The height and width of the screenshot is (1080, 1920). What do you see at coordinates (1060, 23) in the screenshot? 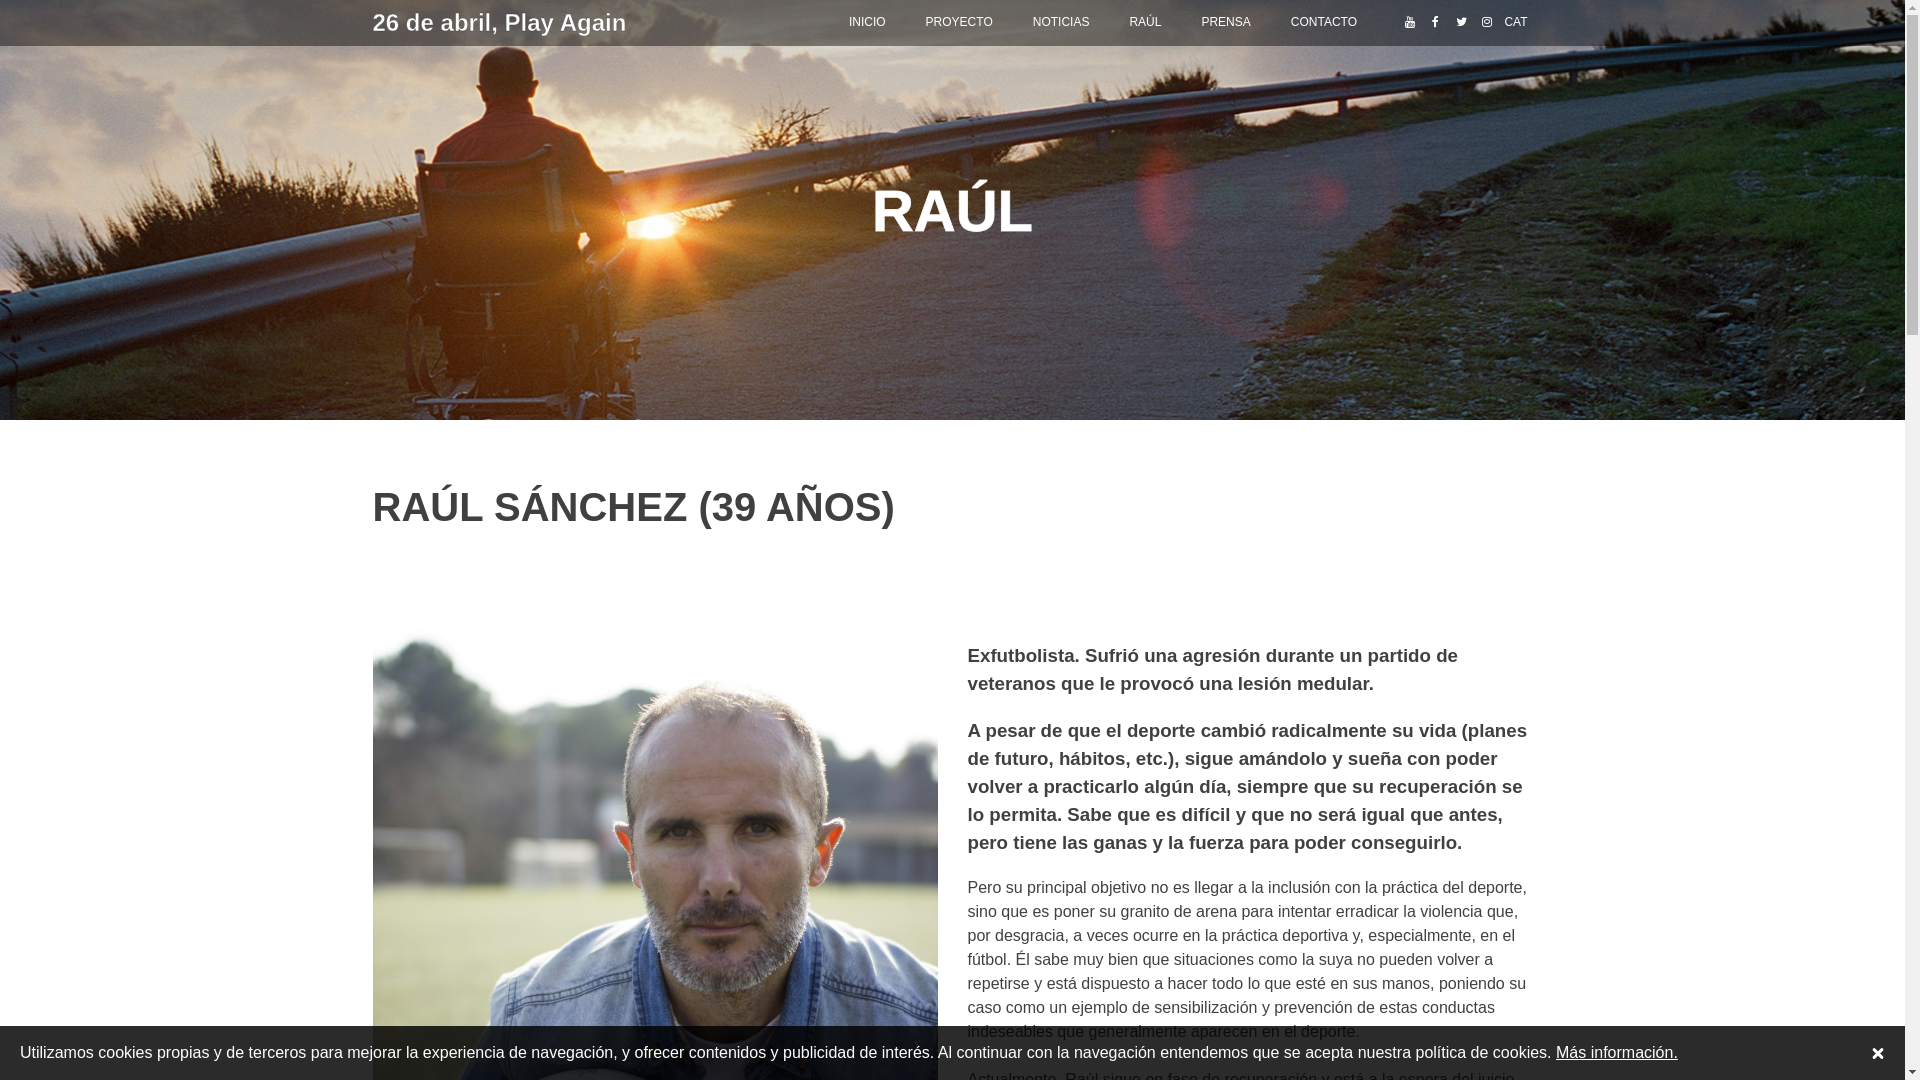
I see `'NOTICIAS'` at bounding box center [1060, 23].